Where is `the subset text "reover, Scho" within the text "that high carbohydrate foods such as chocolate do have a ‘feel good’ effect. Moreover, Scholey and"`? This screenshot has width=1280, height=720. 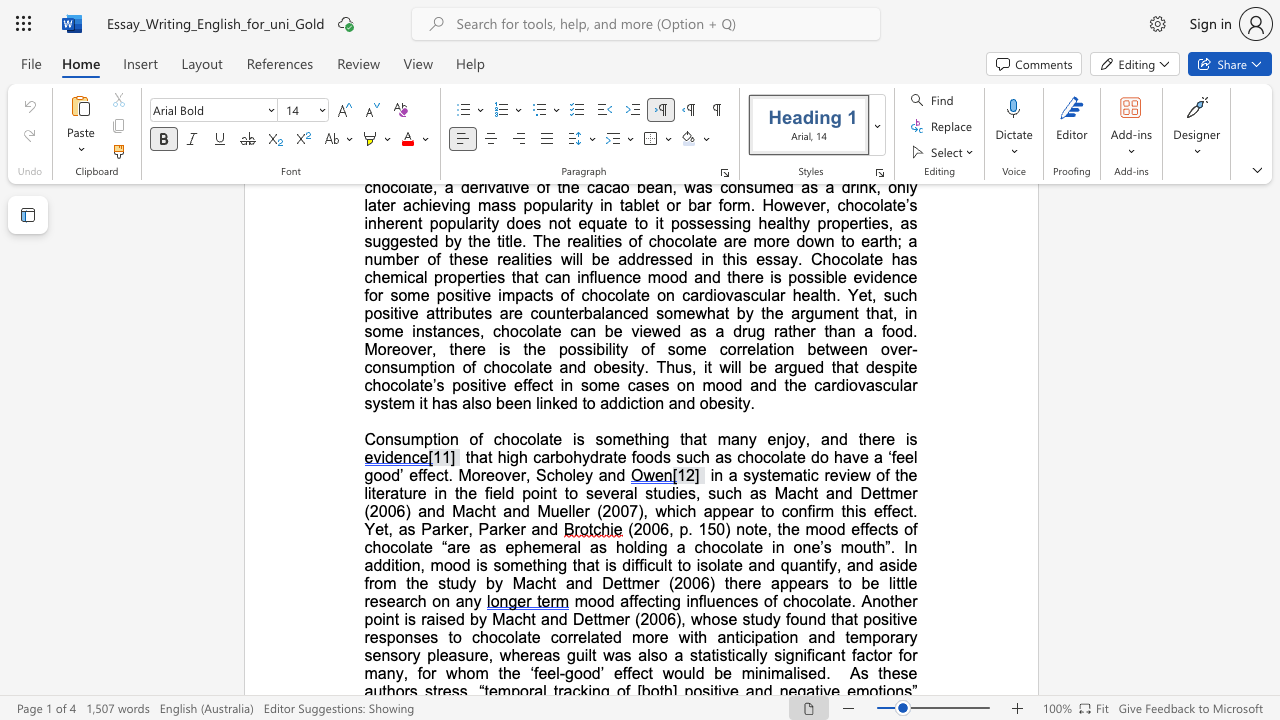
the subset text "reover, Scho" within the text "that high carbohydrate foods such as chocolate do have a ‘feel good’ effect. Moreover, Scholey and" is located at coordinates (480, 475).